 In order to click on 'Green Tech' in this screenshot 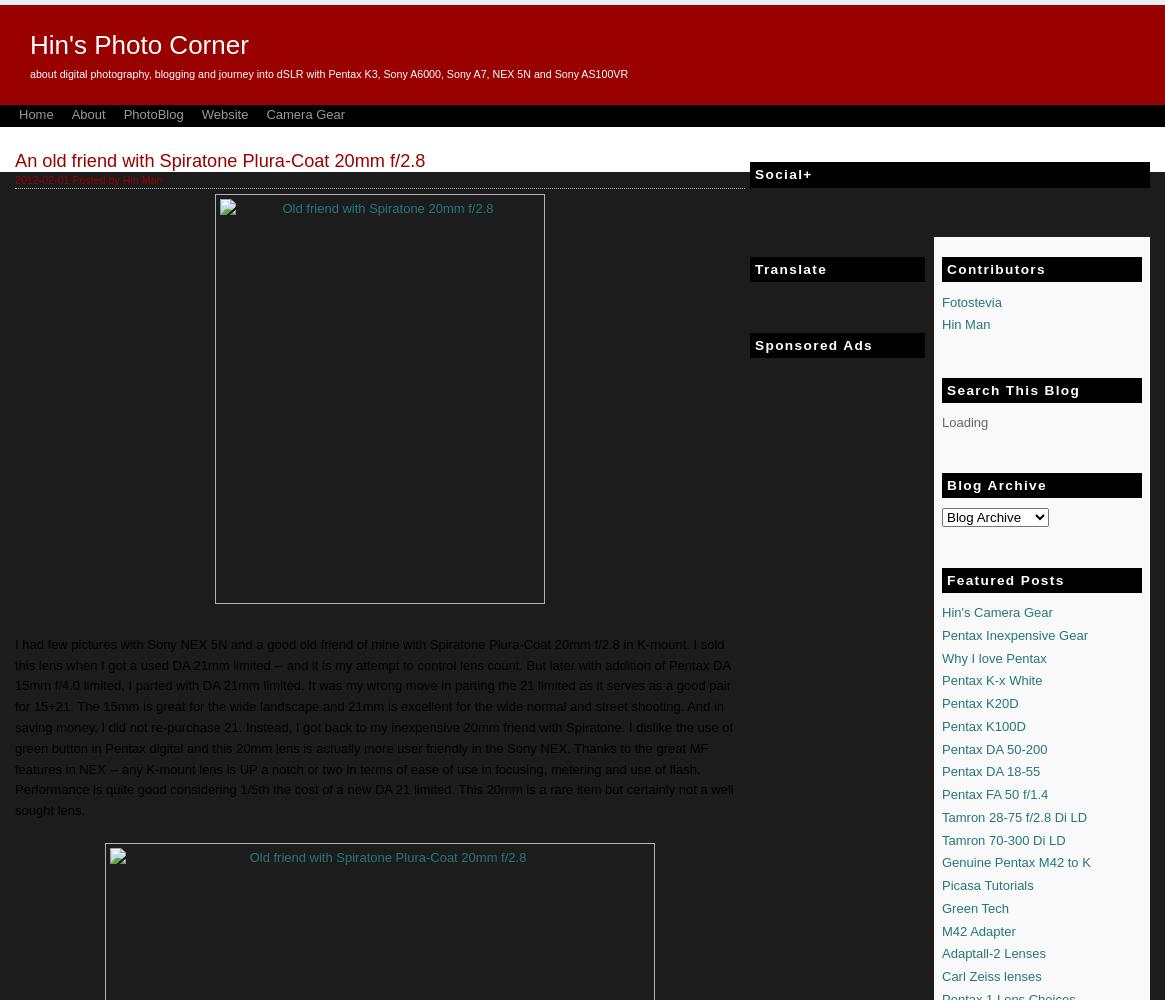, I will do `click(974, 907)`.